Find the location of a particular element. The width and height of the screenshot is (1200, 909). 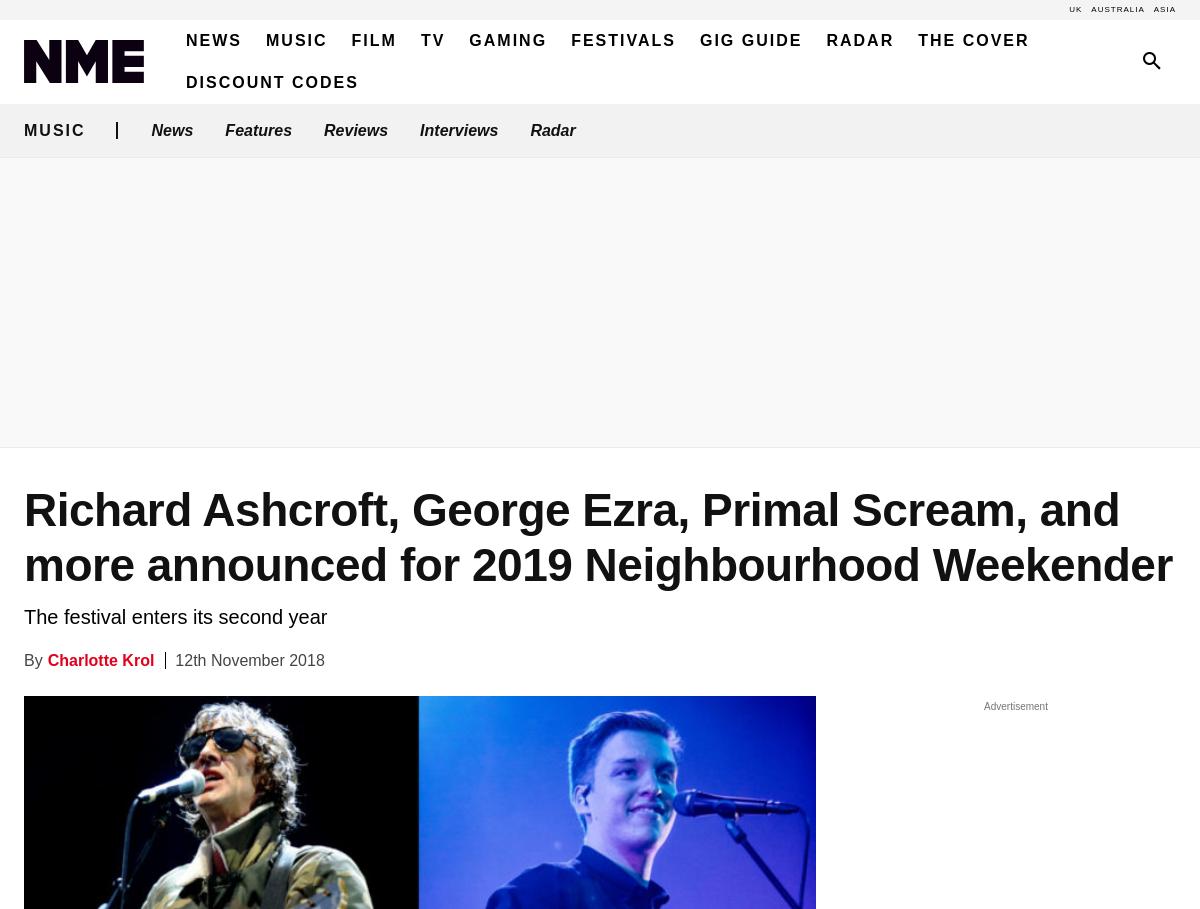

'By' is located at coordinates (33, 659).